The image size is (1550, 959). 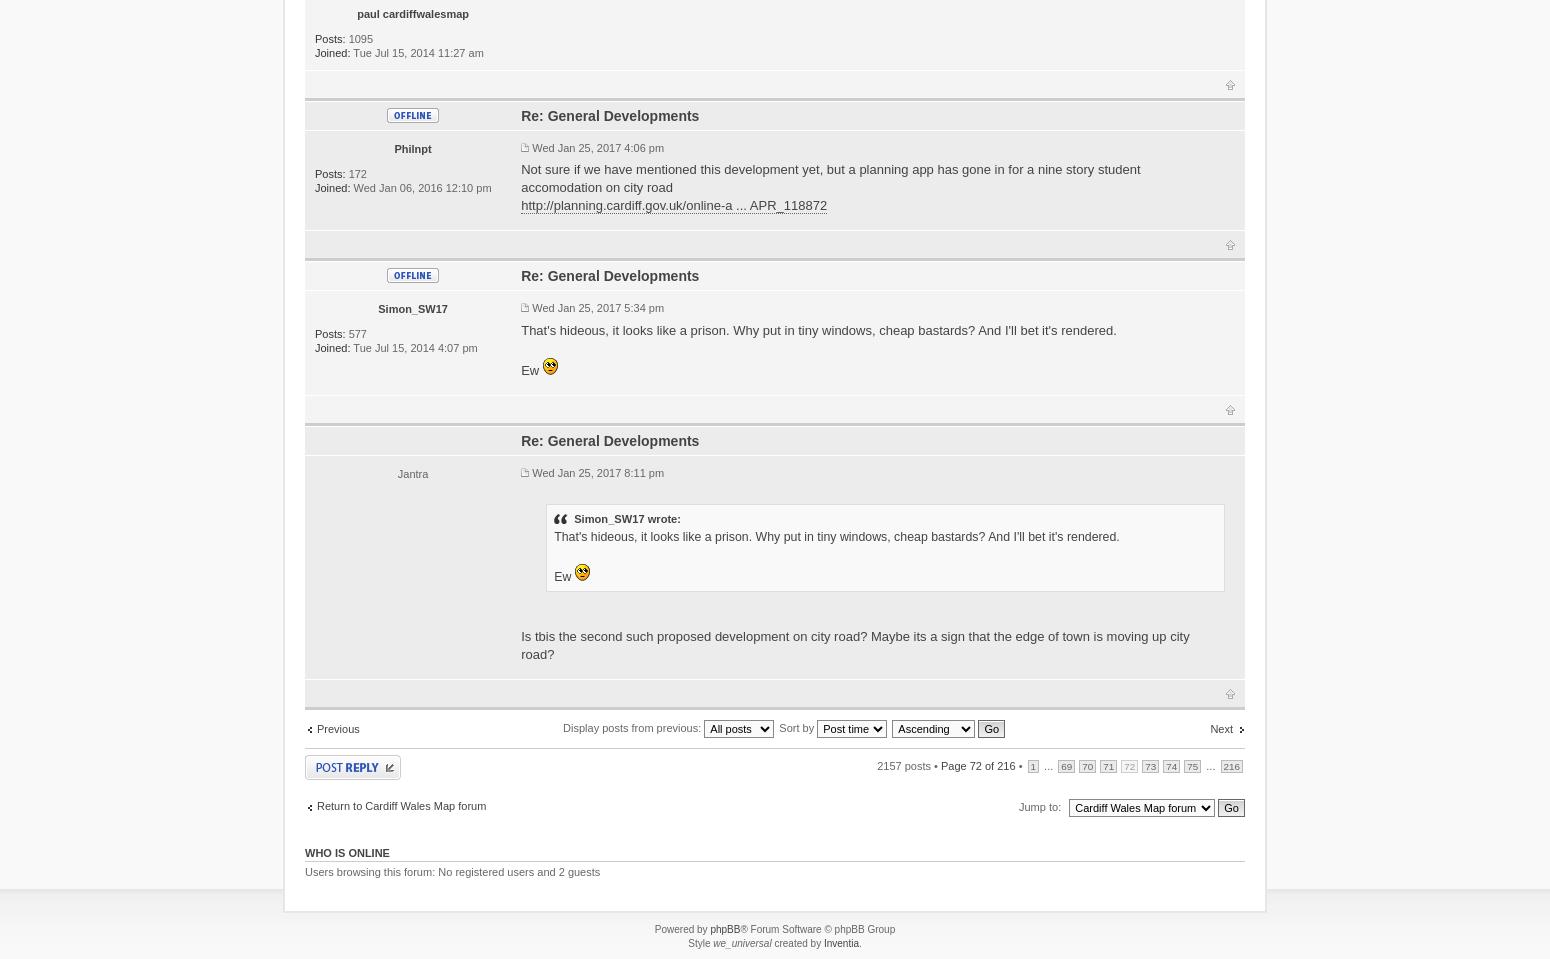 I want to click on '1', so click(x=1033, y=765).